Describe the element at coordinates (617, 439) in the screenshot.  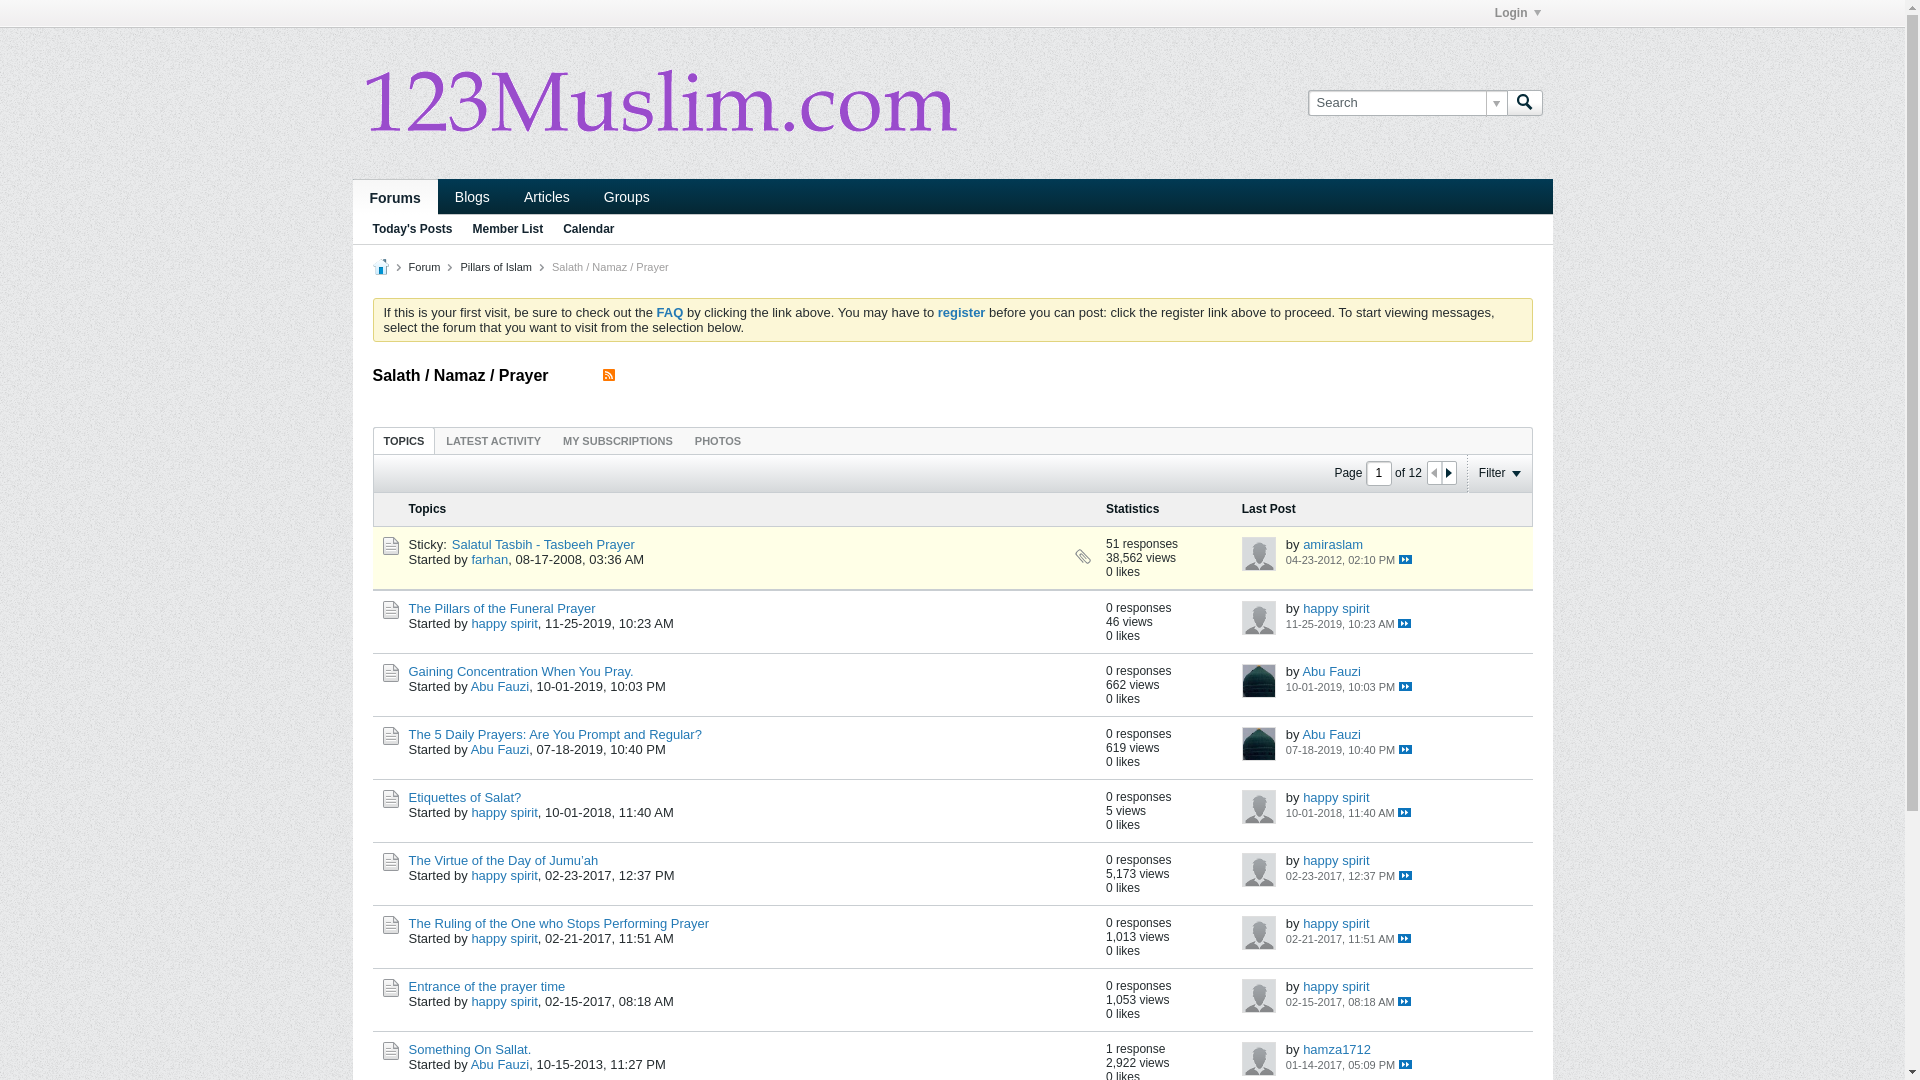
I see `'MY SUBSCRIPTIONS'` at that location.